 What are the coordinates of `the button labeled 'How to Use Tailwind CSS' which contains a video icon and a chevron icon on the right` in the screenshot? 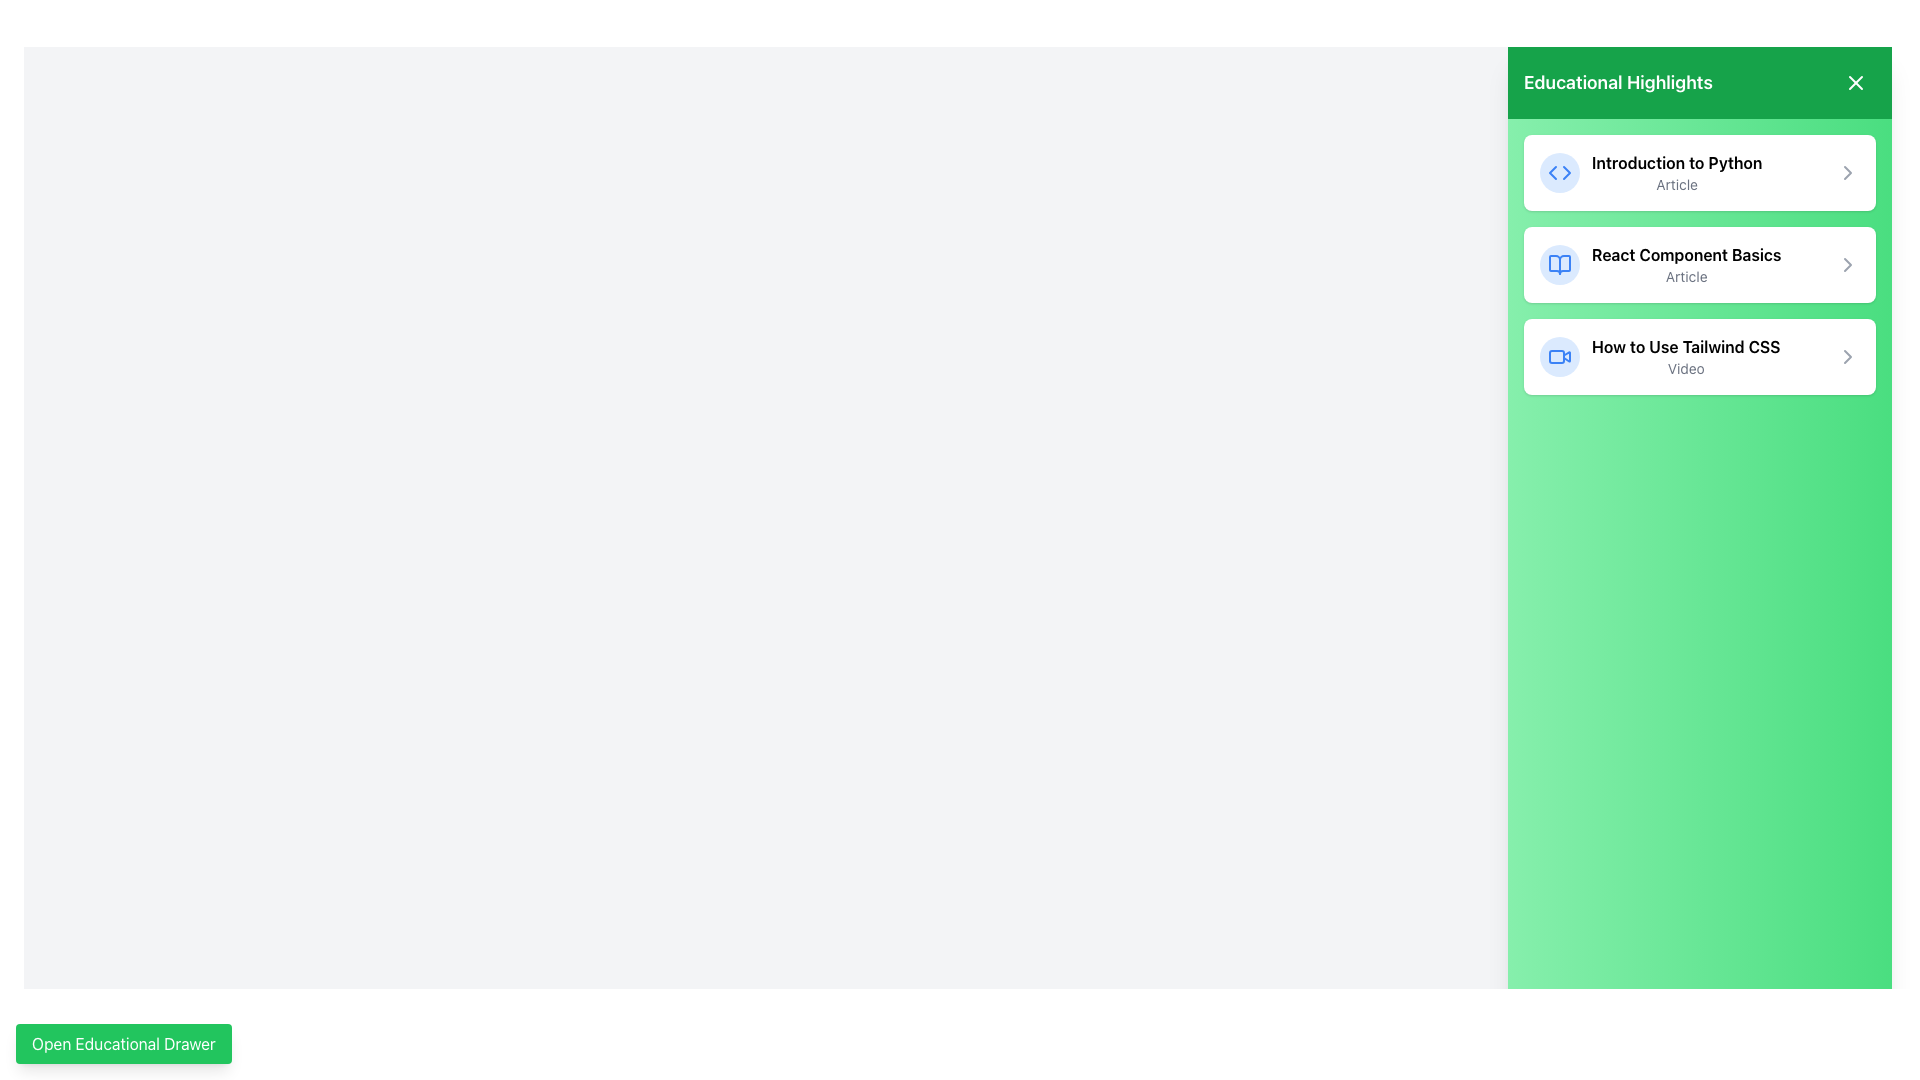 It's located at (1698, 356).